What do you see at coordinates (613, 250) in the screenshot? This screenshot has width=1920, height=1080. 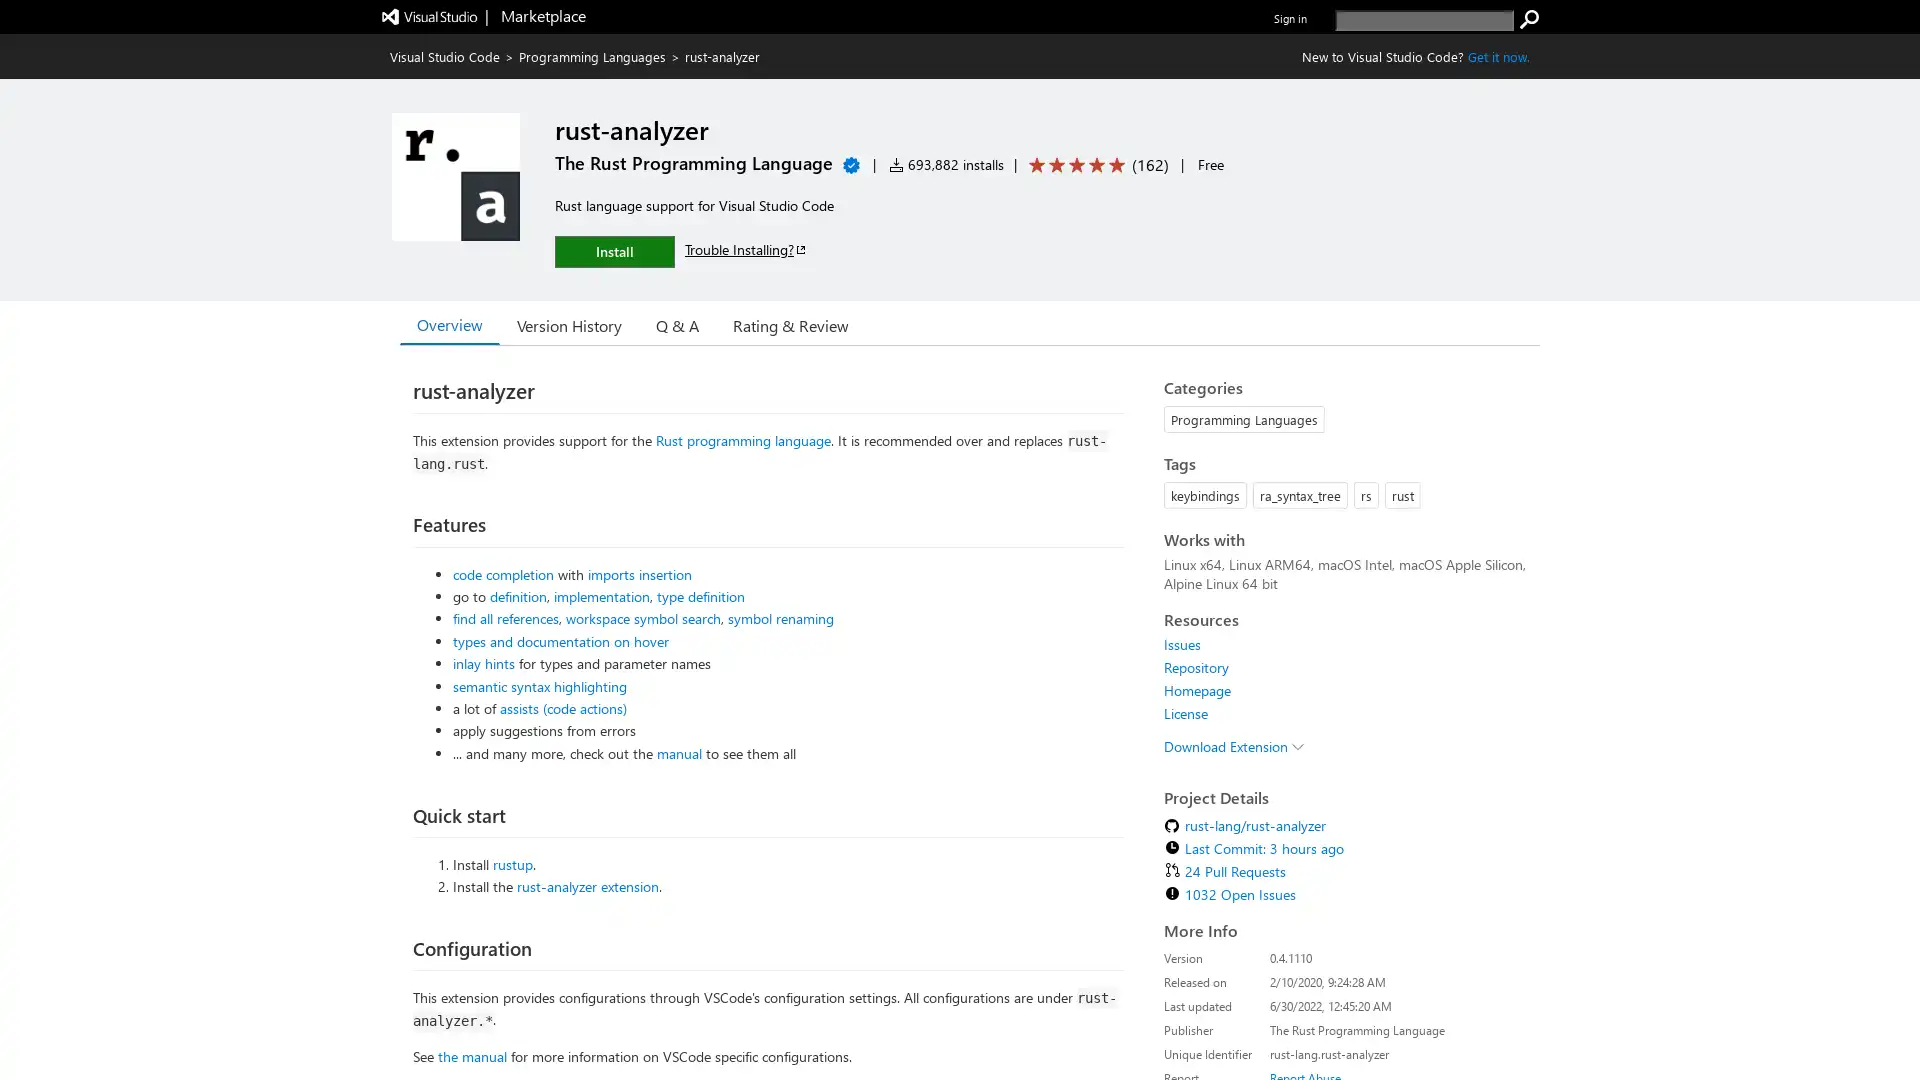 I see `Install` at bounding box center [613, 250].